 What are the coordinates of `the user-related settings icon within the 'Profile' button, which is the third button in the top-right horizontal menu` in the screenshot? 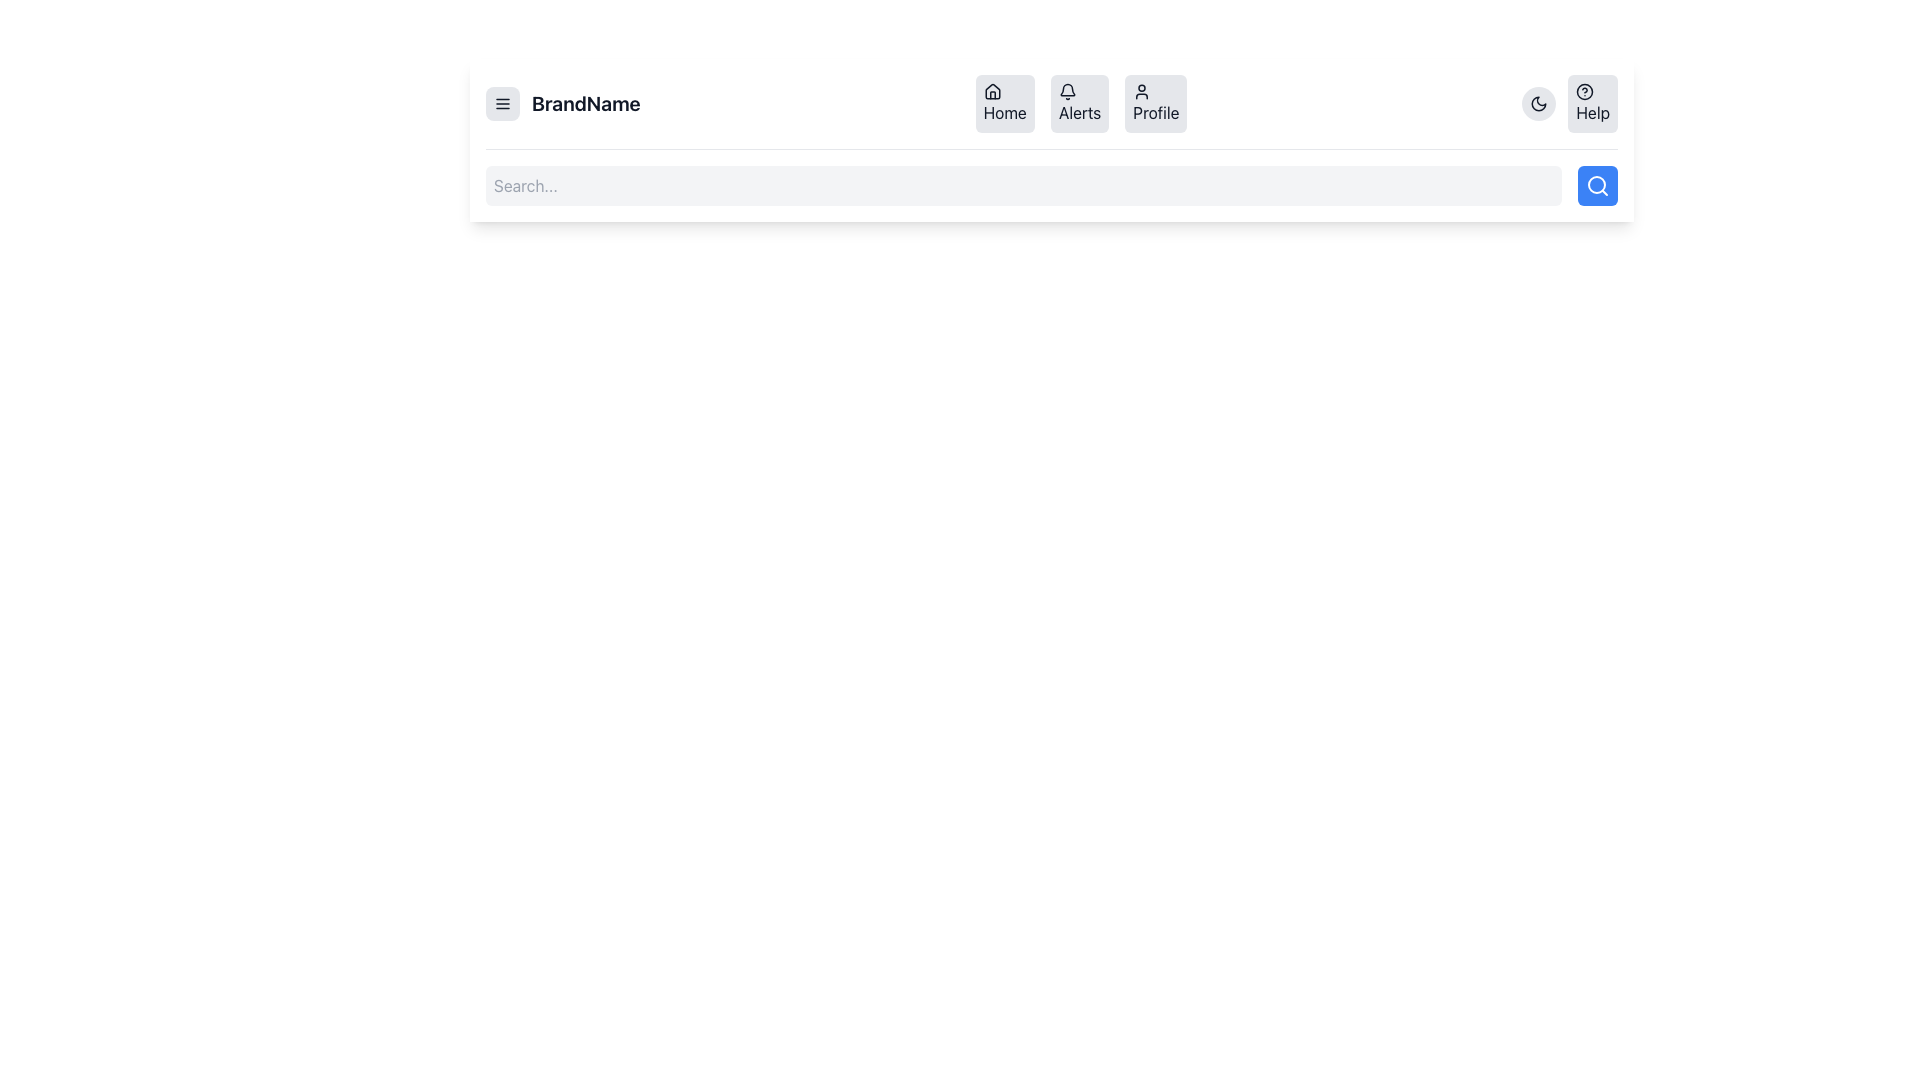 It's located at (1142, 92).